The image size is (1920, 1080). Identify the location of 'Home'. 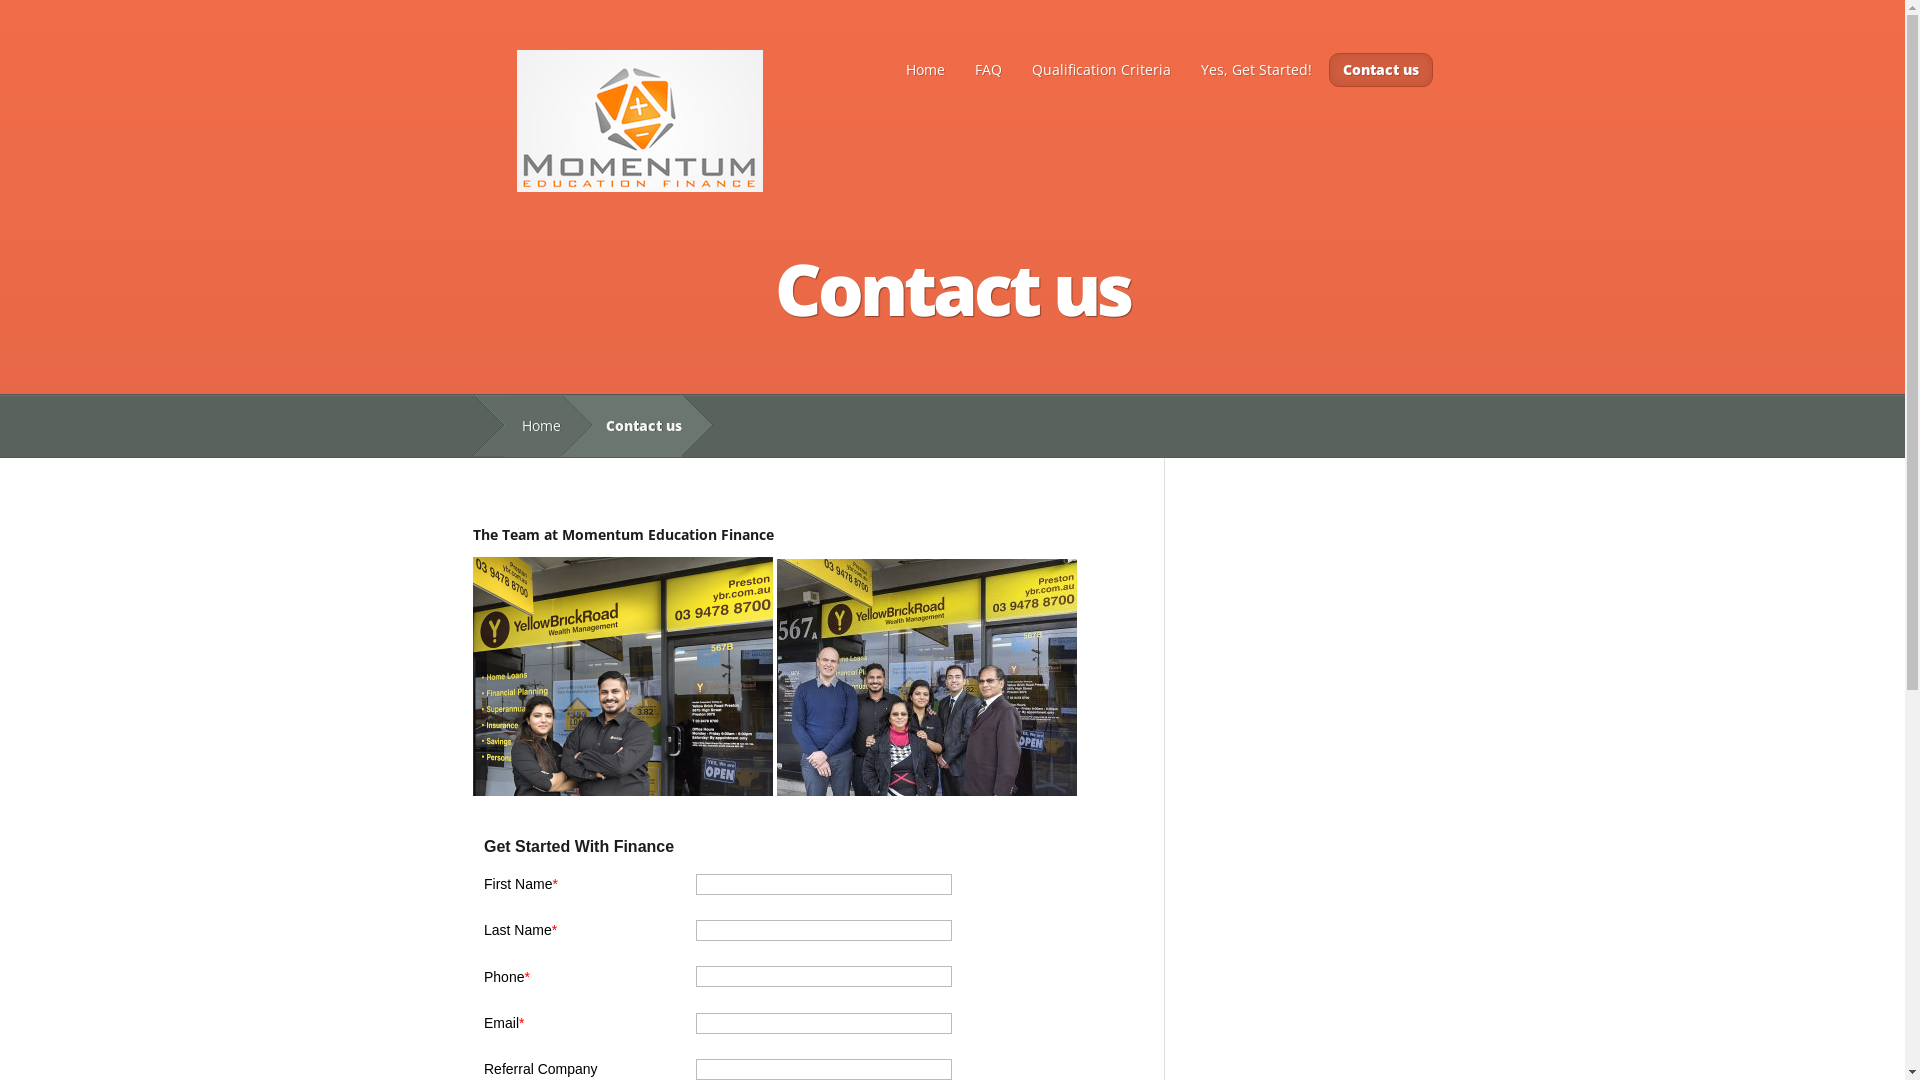
(923, 68).